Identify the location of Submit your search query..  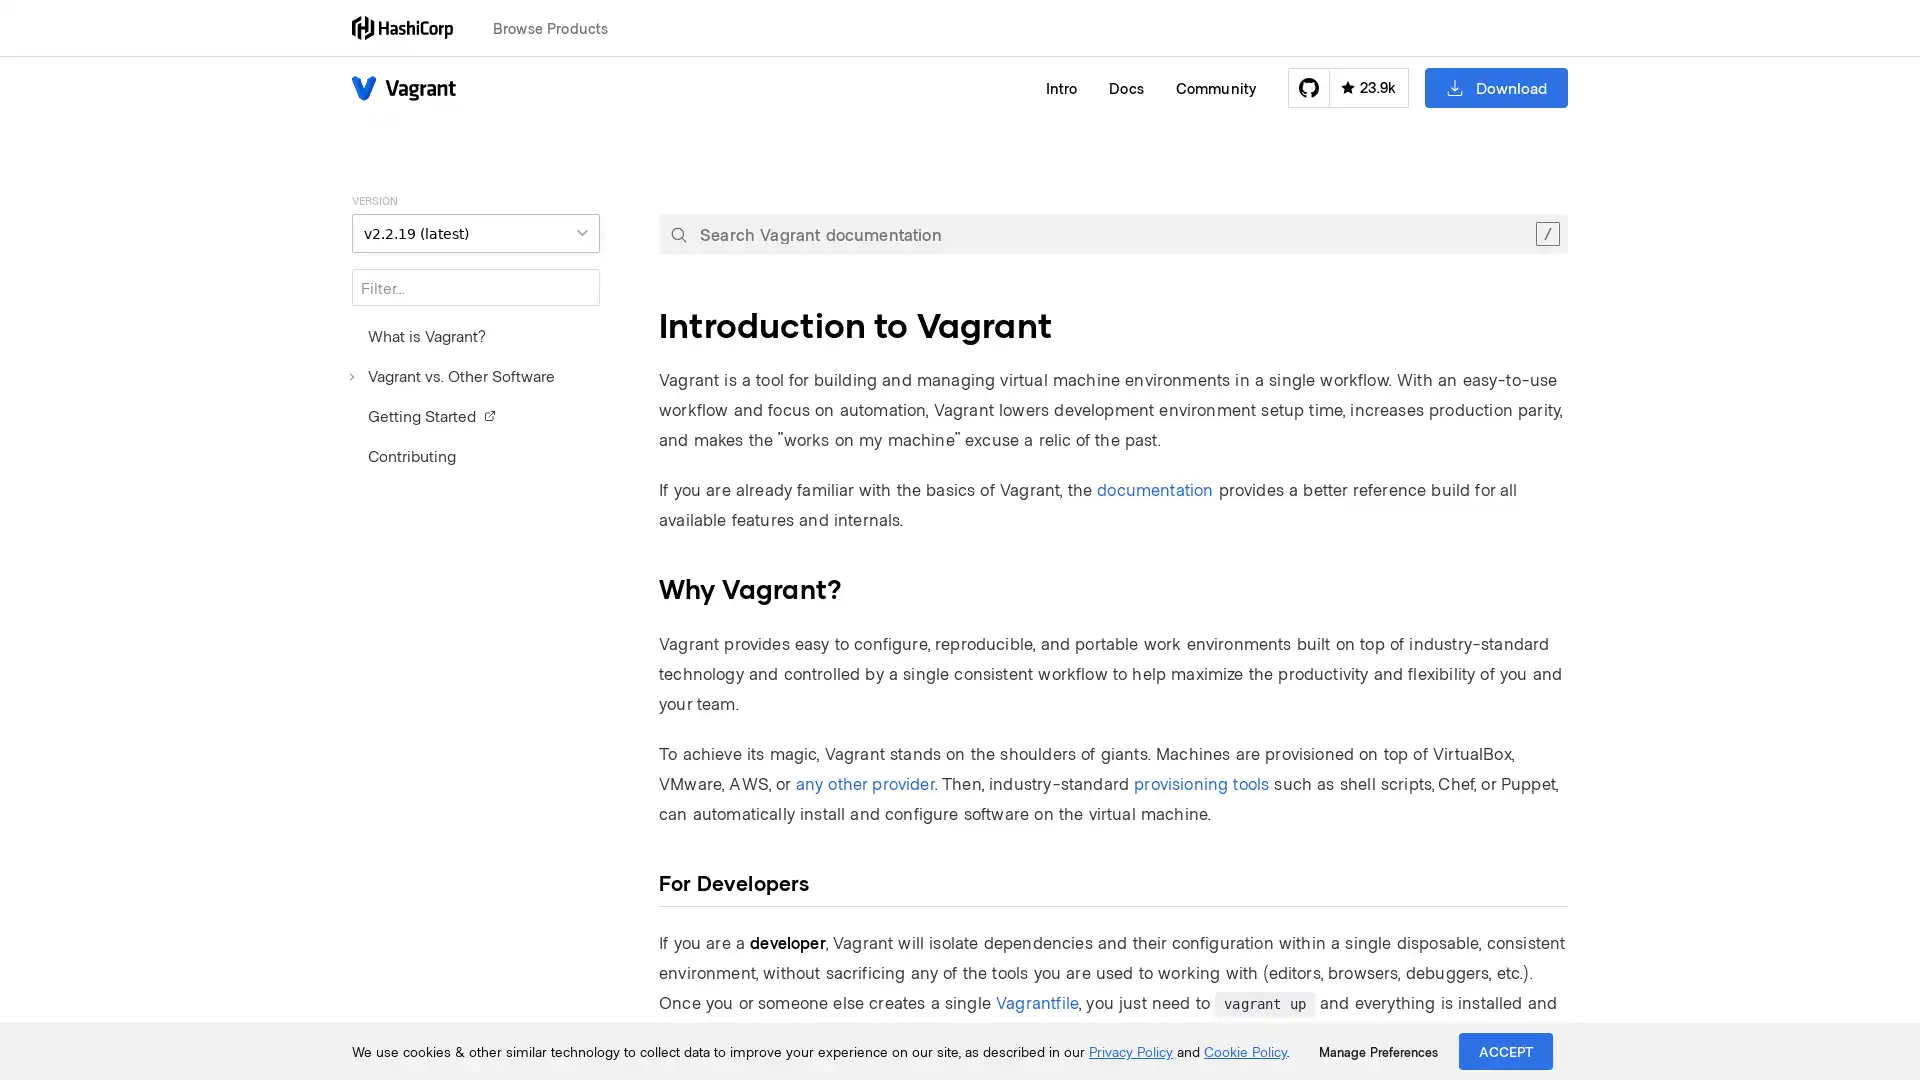
(678, 233).